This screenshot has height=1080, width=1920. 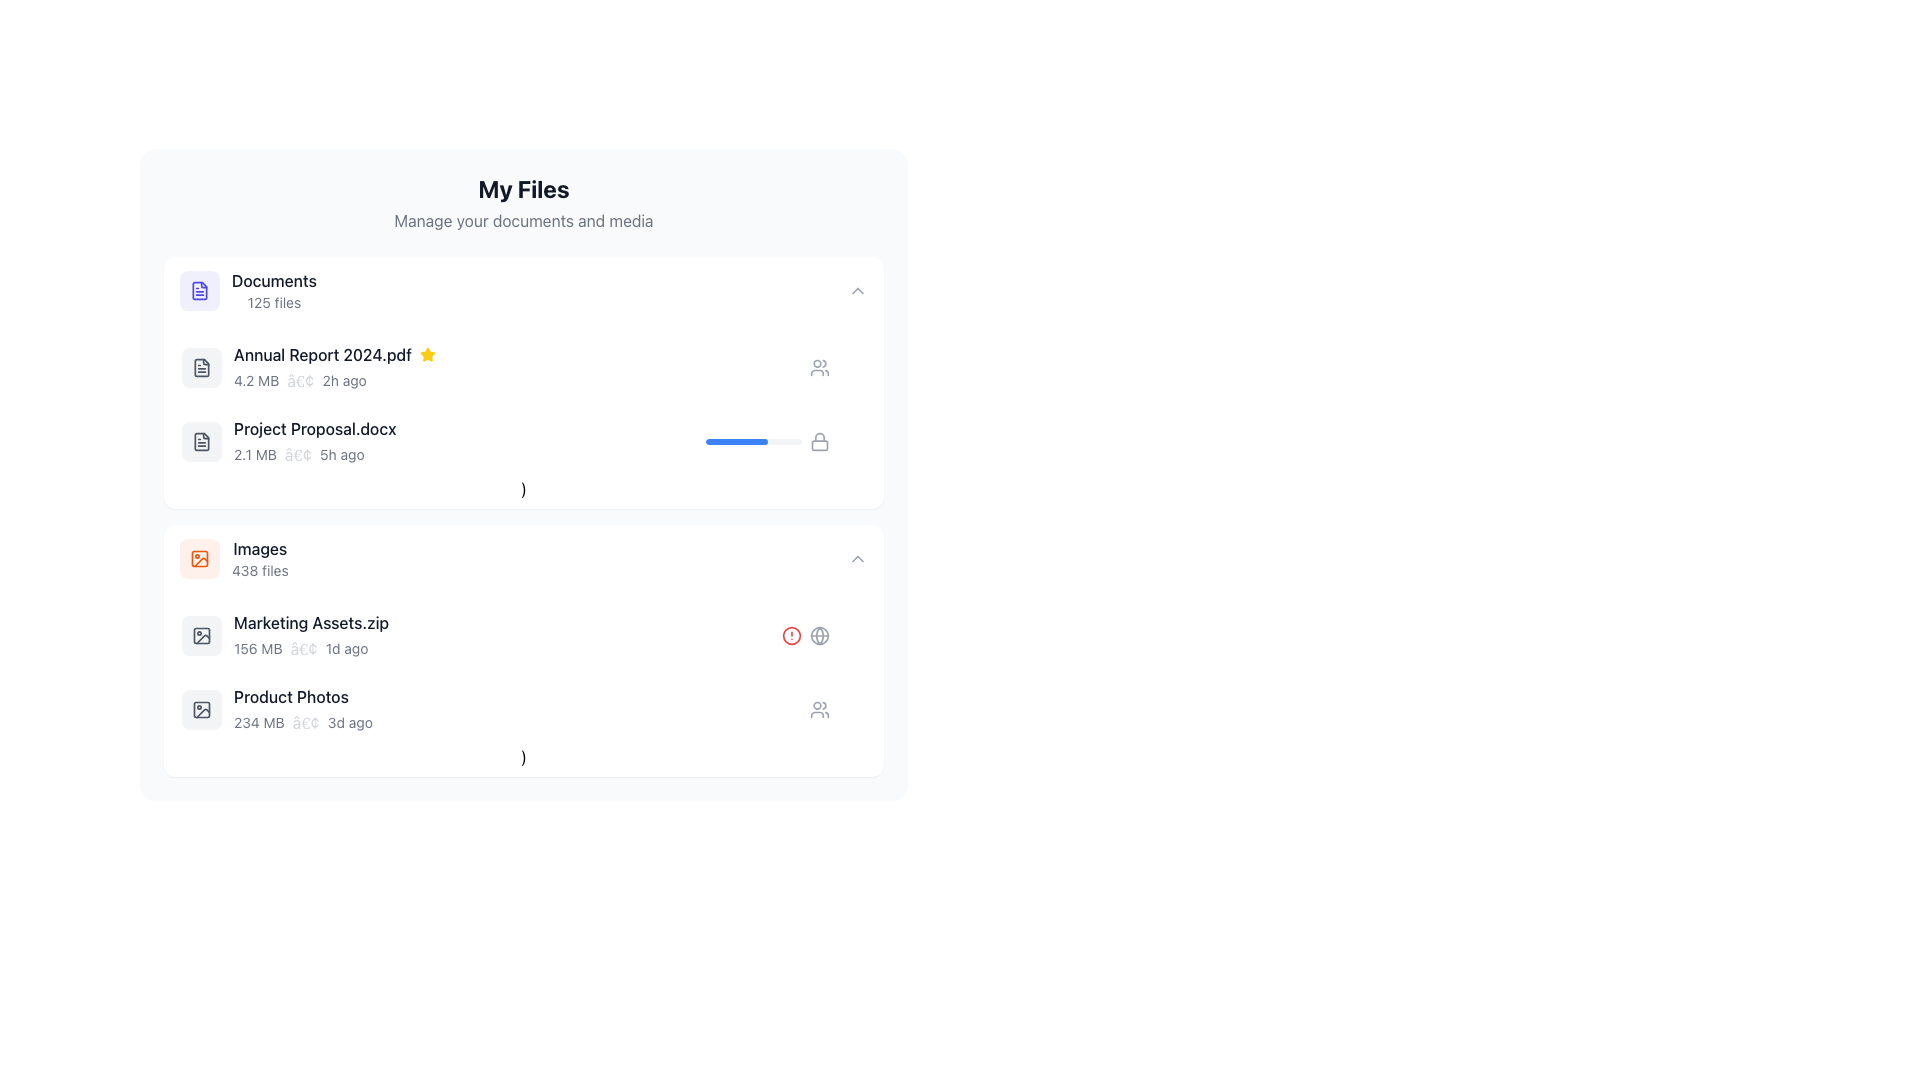 What do you see at coordinates (314, 427) in the screenshot?
I see `the text label indicating the file name 'Project Proposal.docx'` at bounding box center [314, 427].